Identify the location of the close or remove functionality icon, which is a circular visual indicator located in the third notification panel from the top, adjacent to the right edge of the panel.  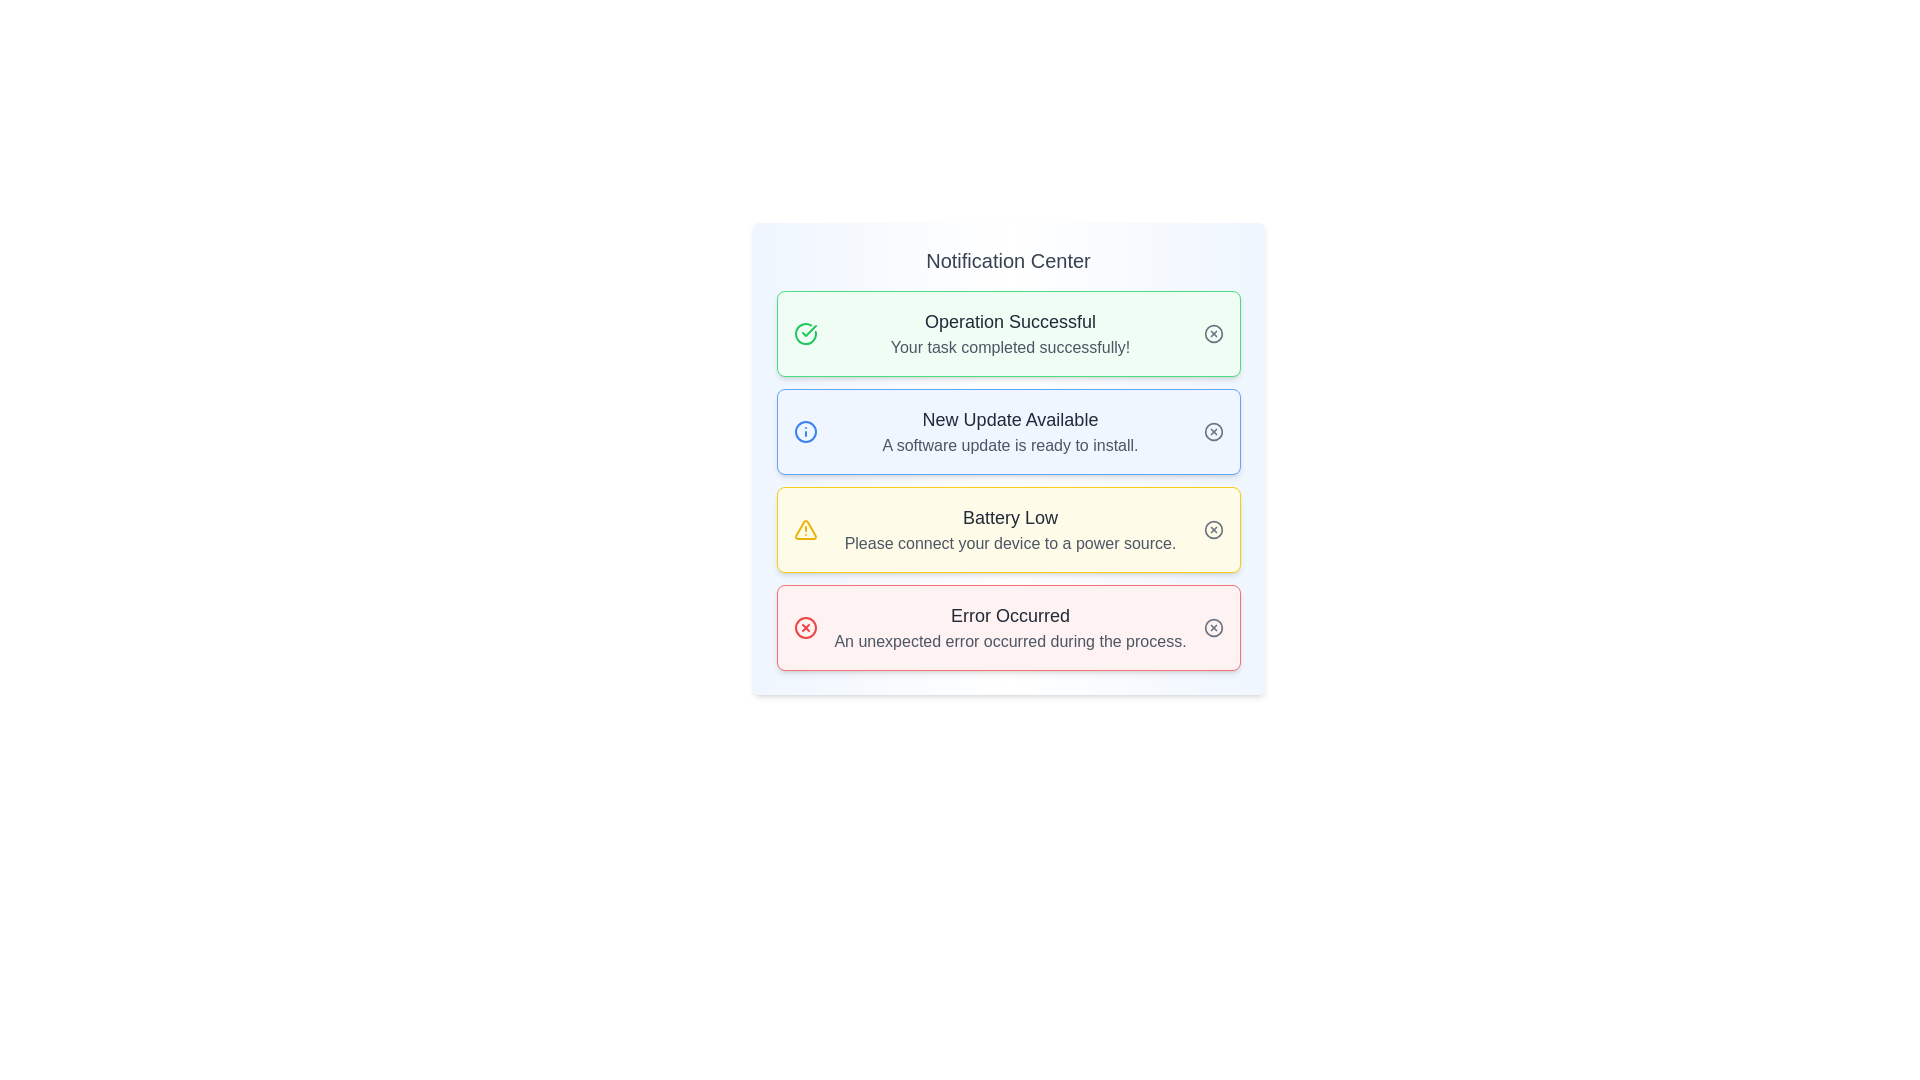
(1212, 528).